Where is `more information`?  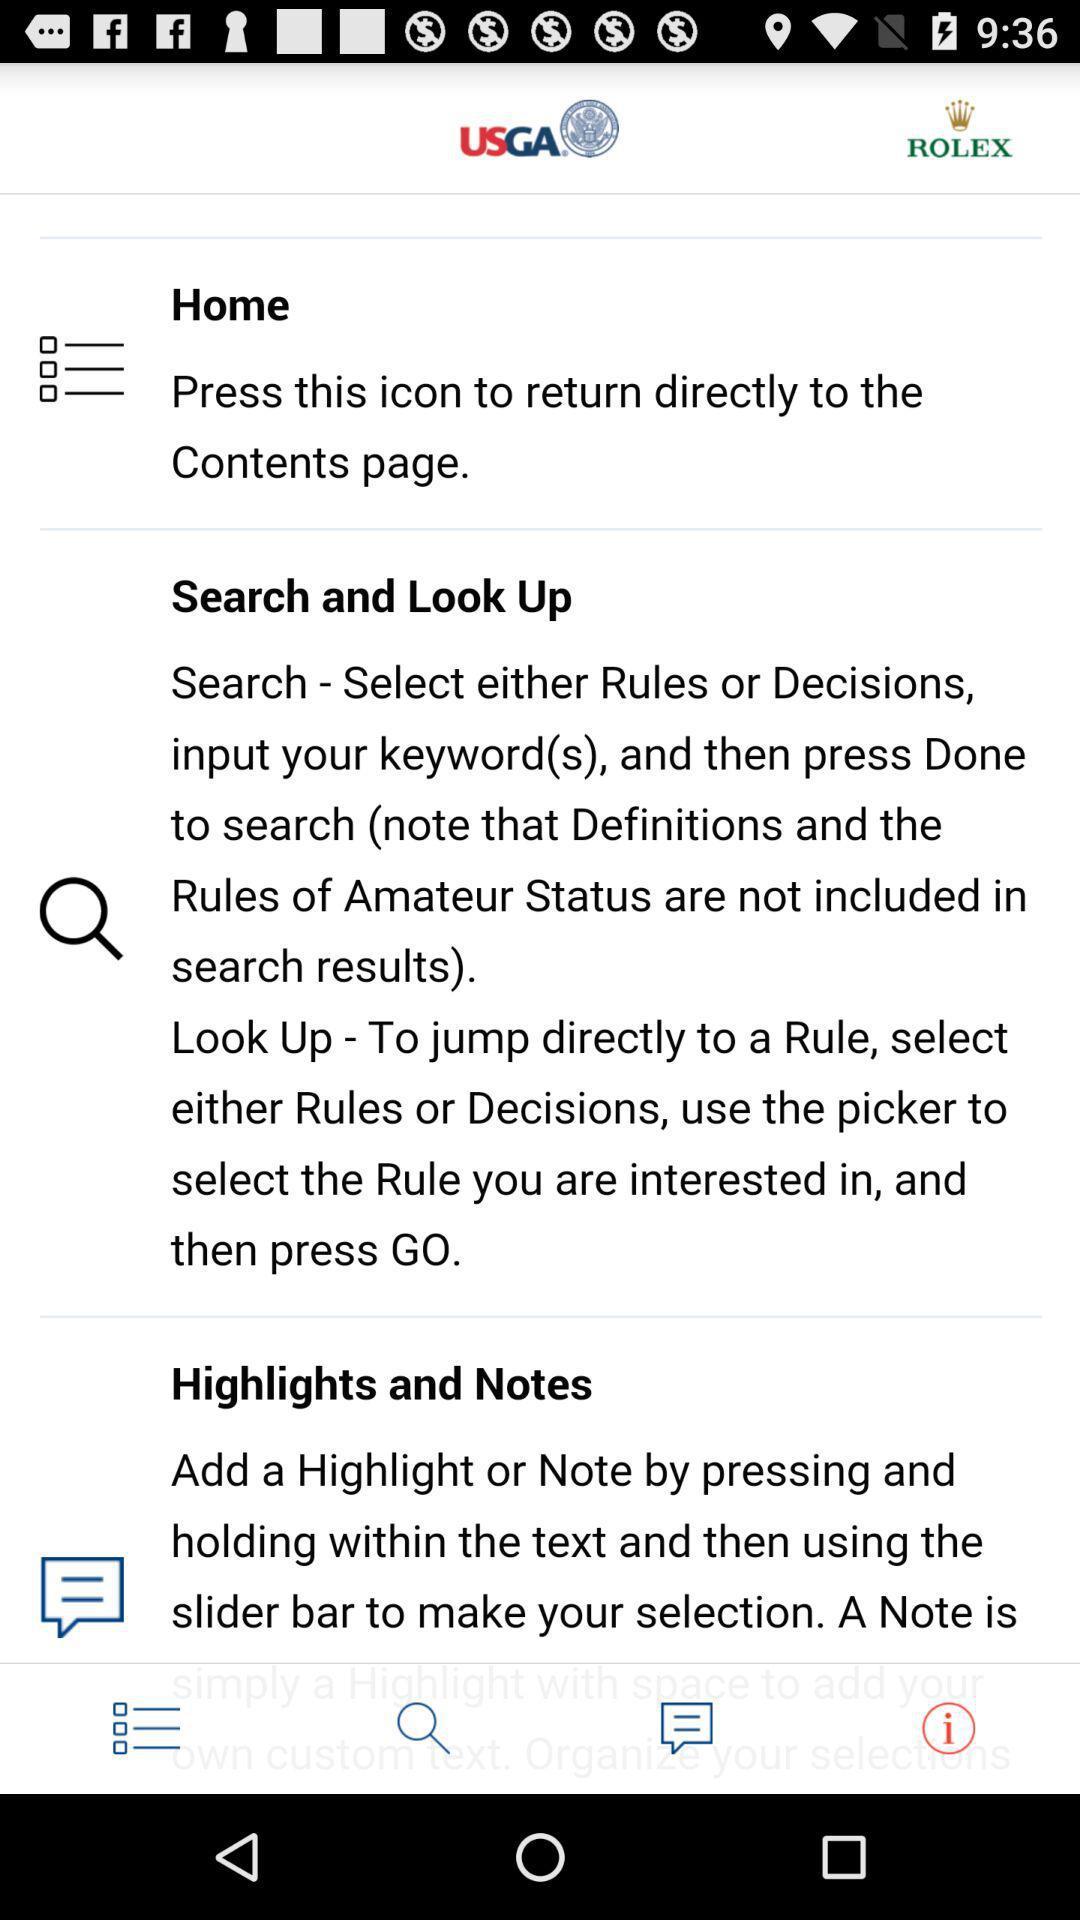 more information is located at coordinates (947, 1727).